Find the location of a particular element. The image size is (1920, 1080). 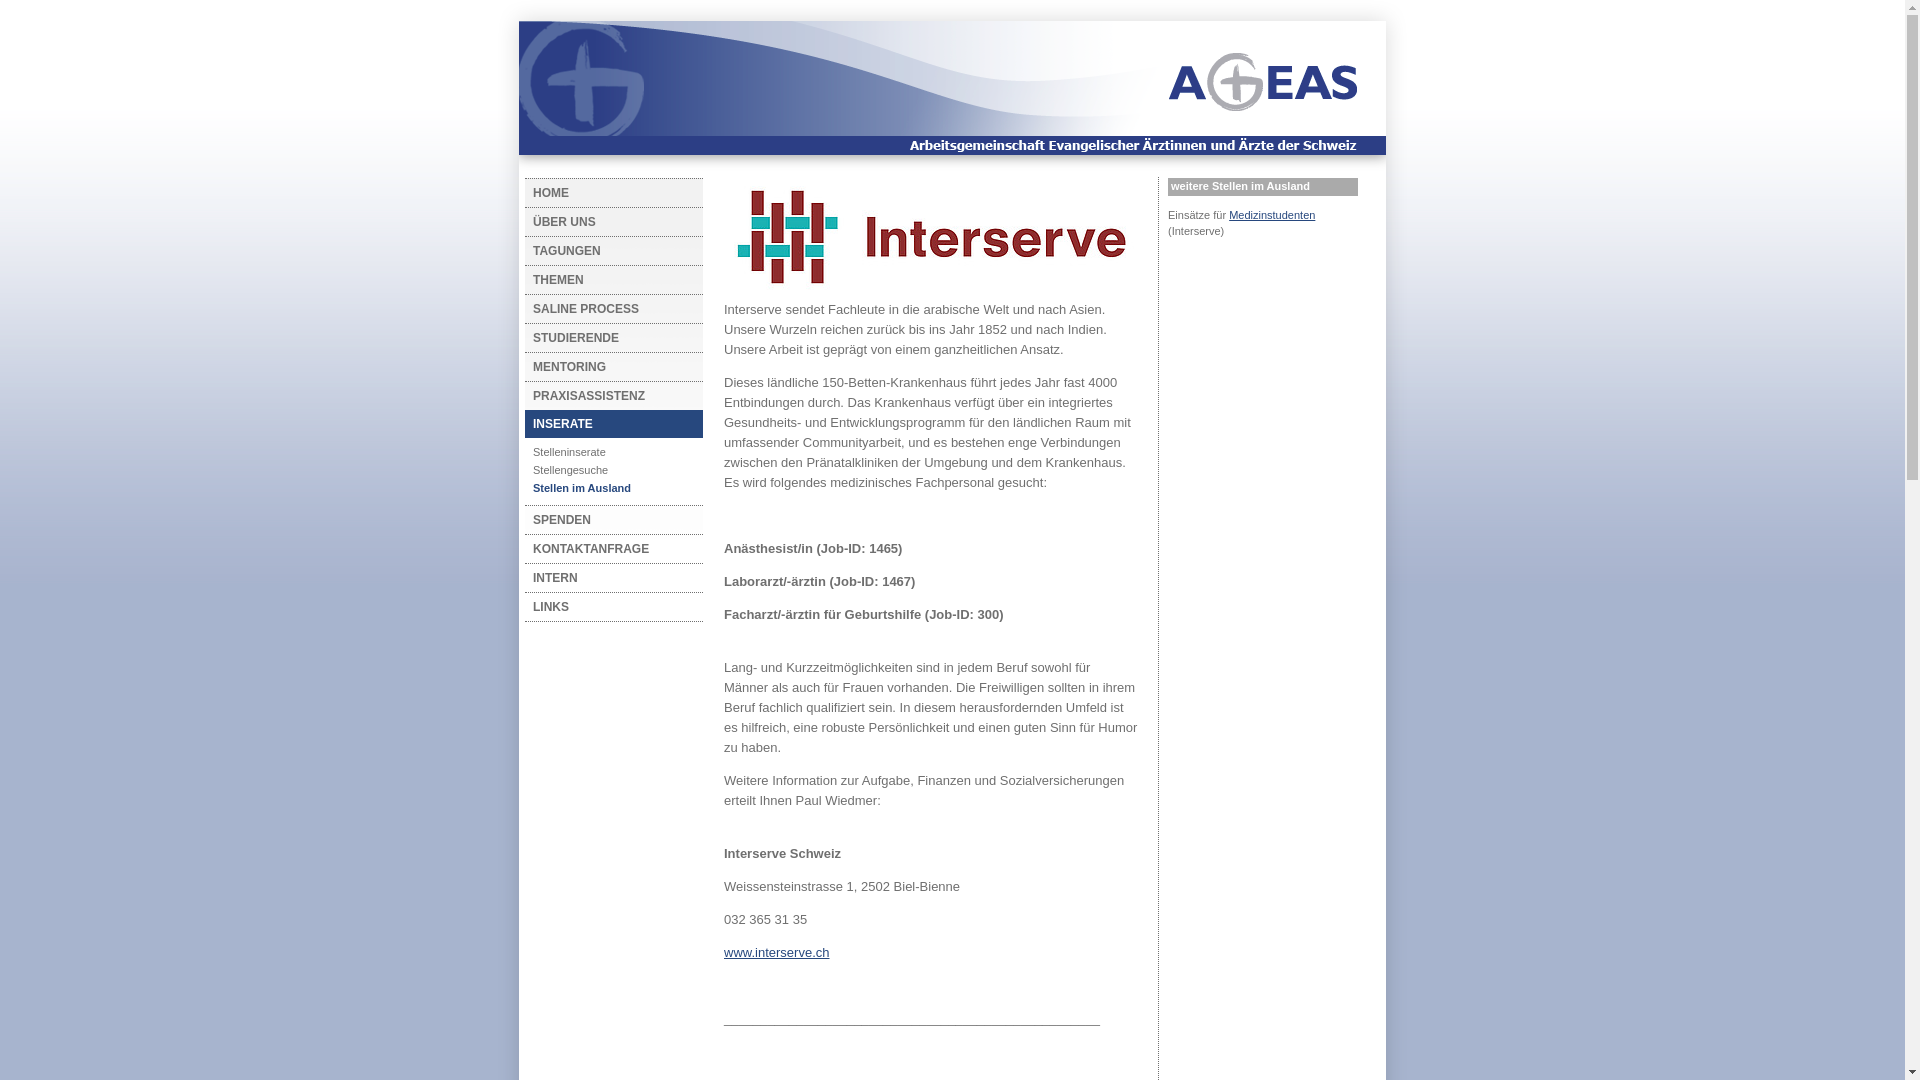

'INTERN' is located at coordinates (606, 578).